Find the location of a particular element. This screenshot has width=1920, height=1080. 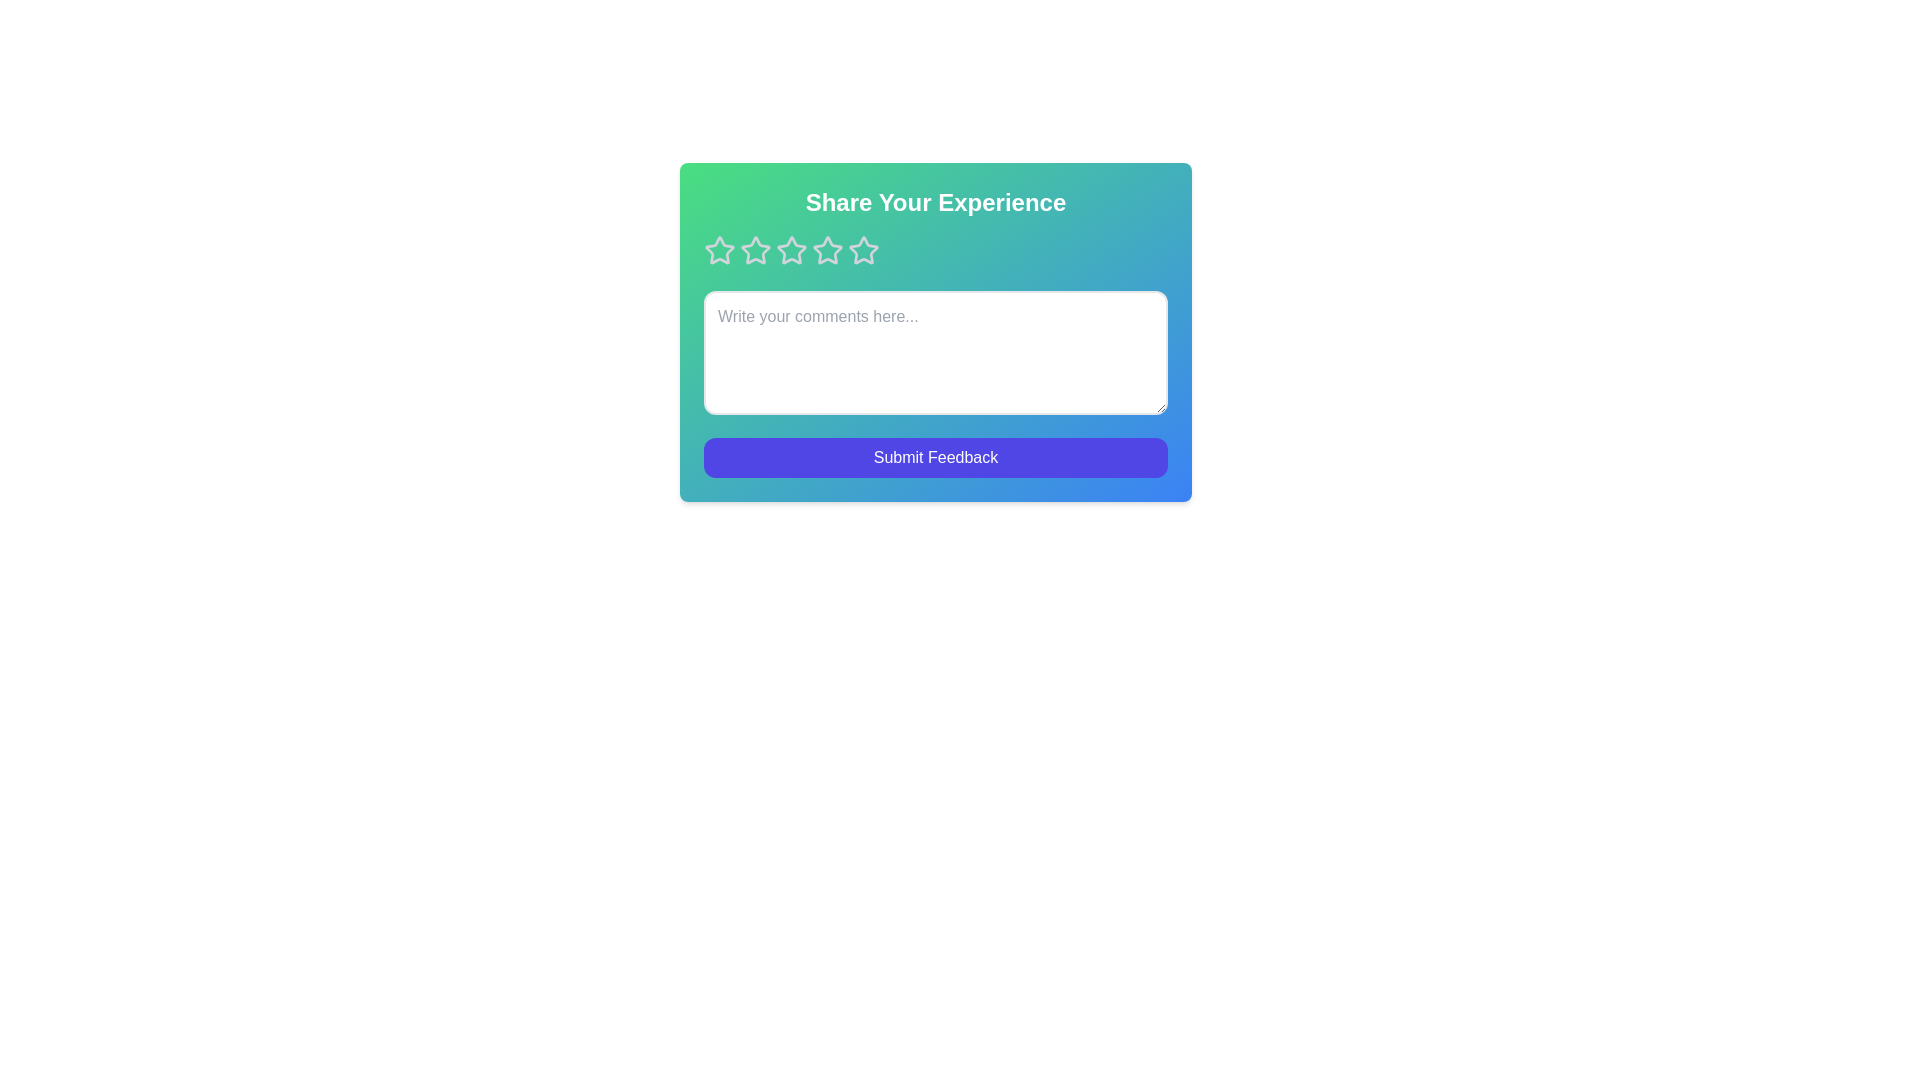

the rating to 1 stars by clicking on the corresponding star is located at coordinates (720, 249).